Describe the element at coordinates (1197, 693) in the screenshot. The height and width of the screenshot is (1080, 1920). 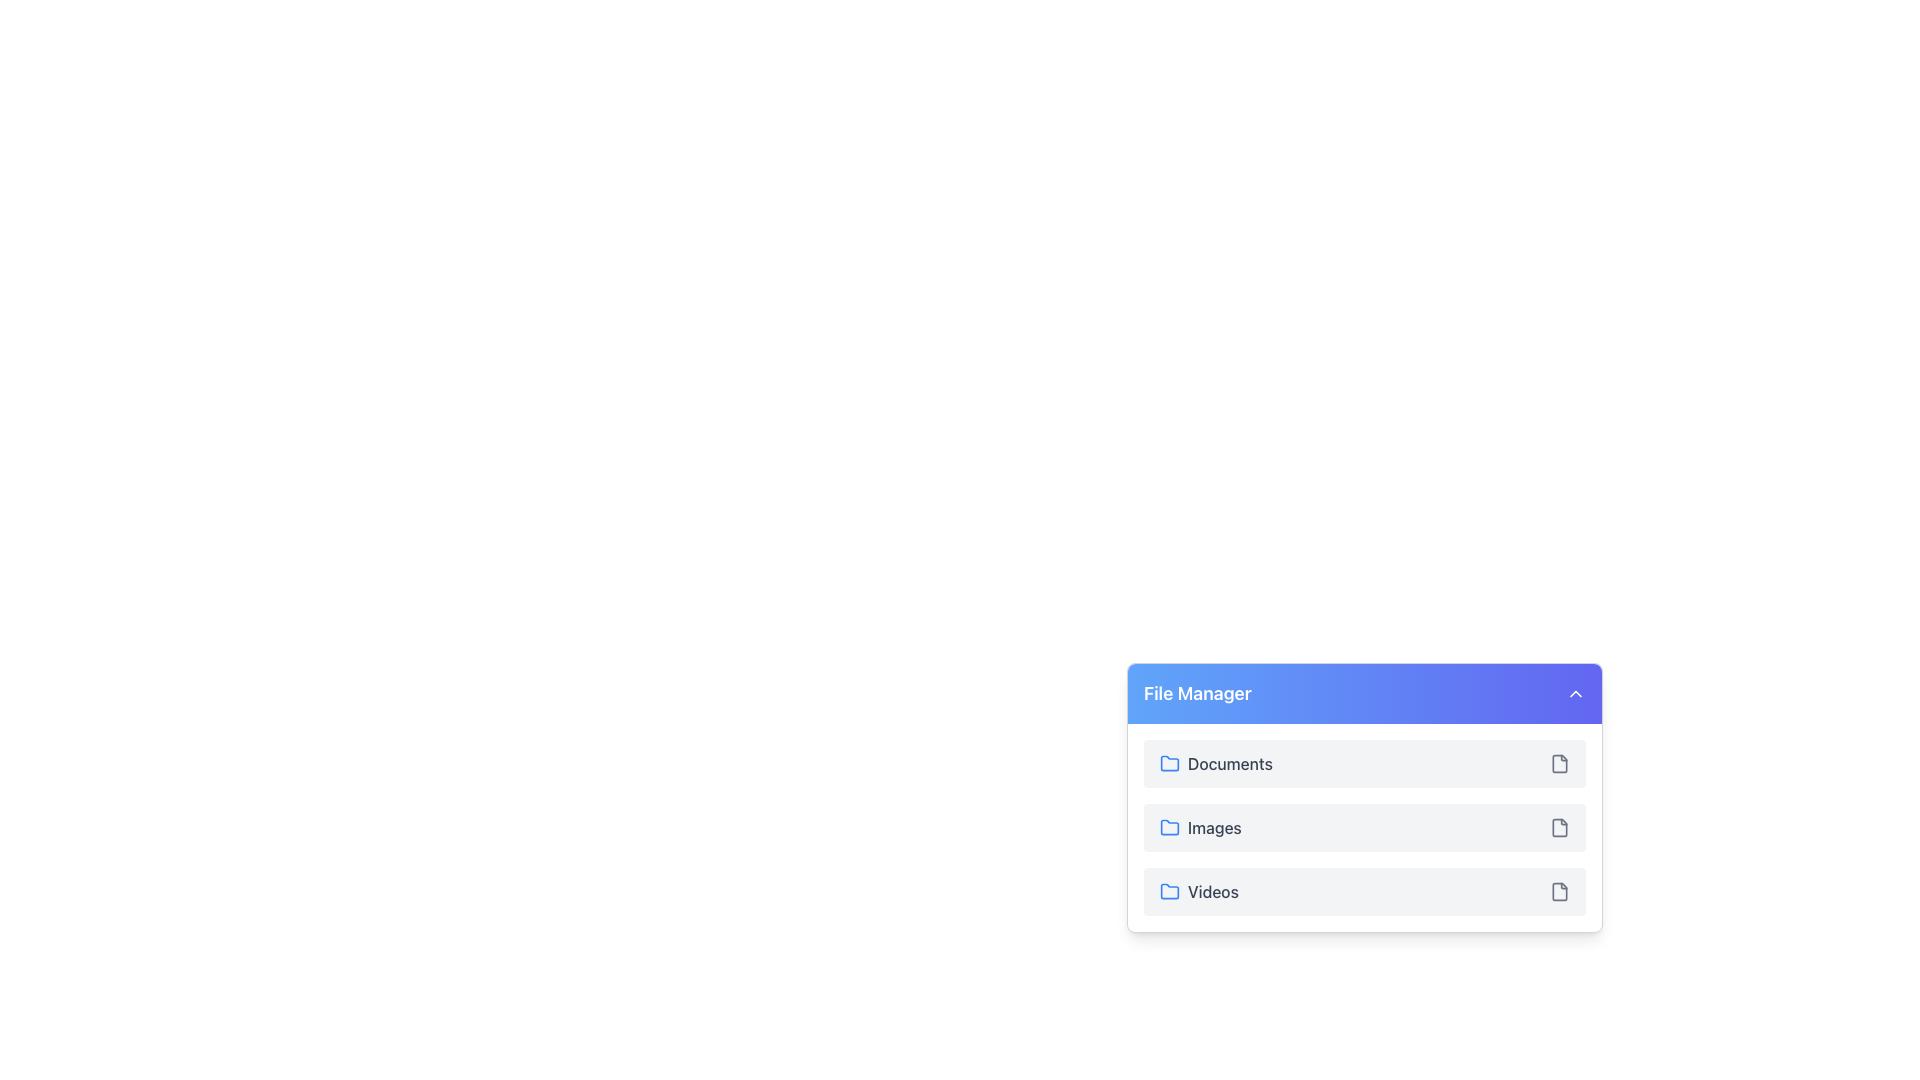
I see `text content of the Text Label located in the header bar, which indicates the purpose or identity of the associated section` at that location.